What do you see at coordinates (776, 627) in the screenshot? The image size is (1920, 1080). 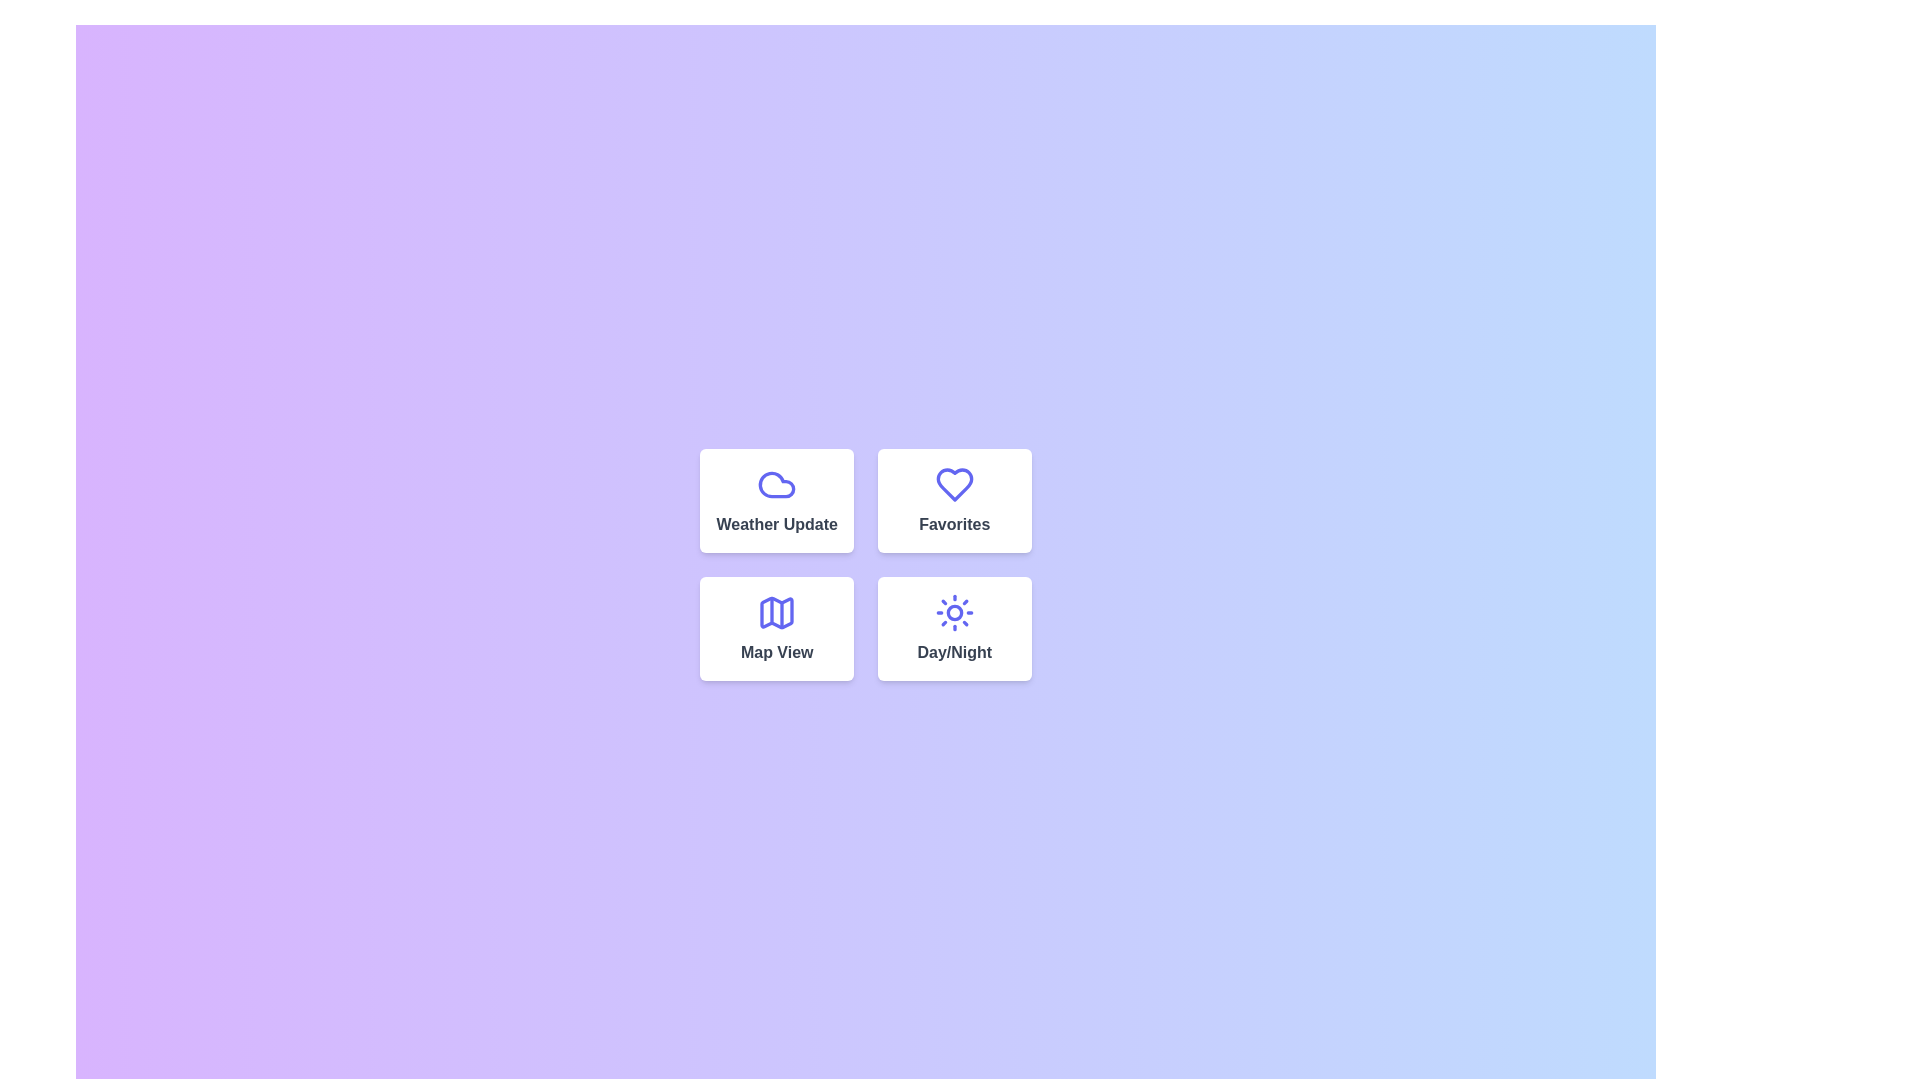 I see `the 'Map View' card, which is a rectangular card with a blue map icon and text, located in the bottom-left corner of a grid of four cards` at bounding box center [776, 627].